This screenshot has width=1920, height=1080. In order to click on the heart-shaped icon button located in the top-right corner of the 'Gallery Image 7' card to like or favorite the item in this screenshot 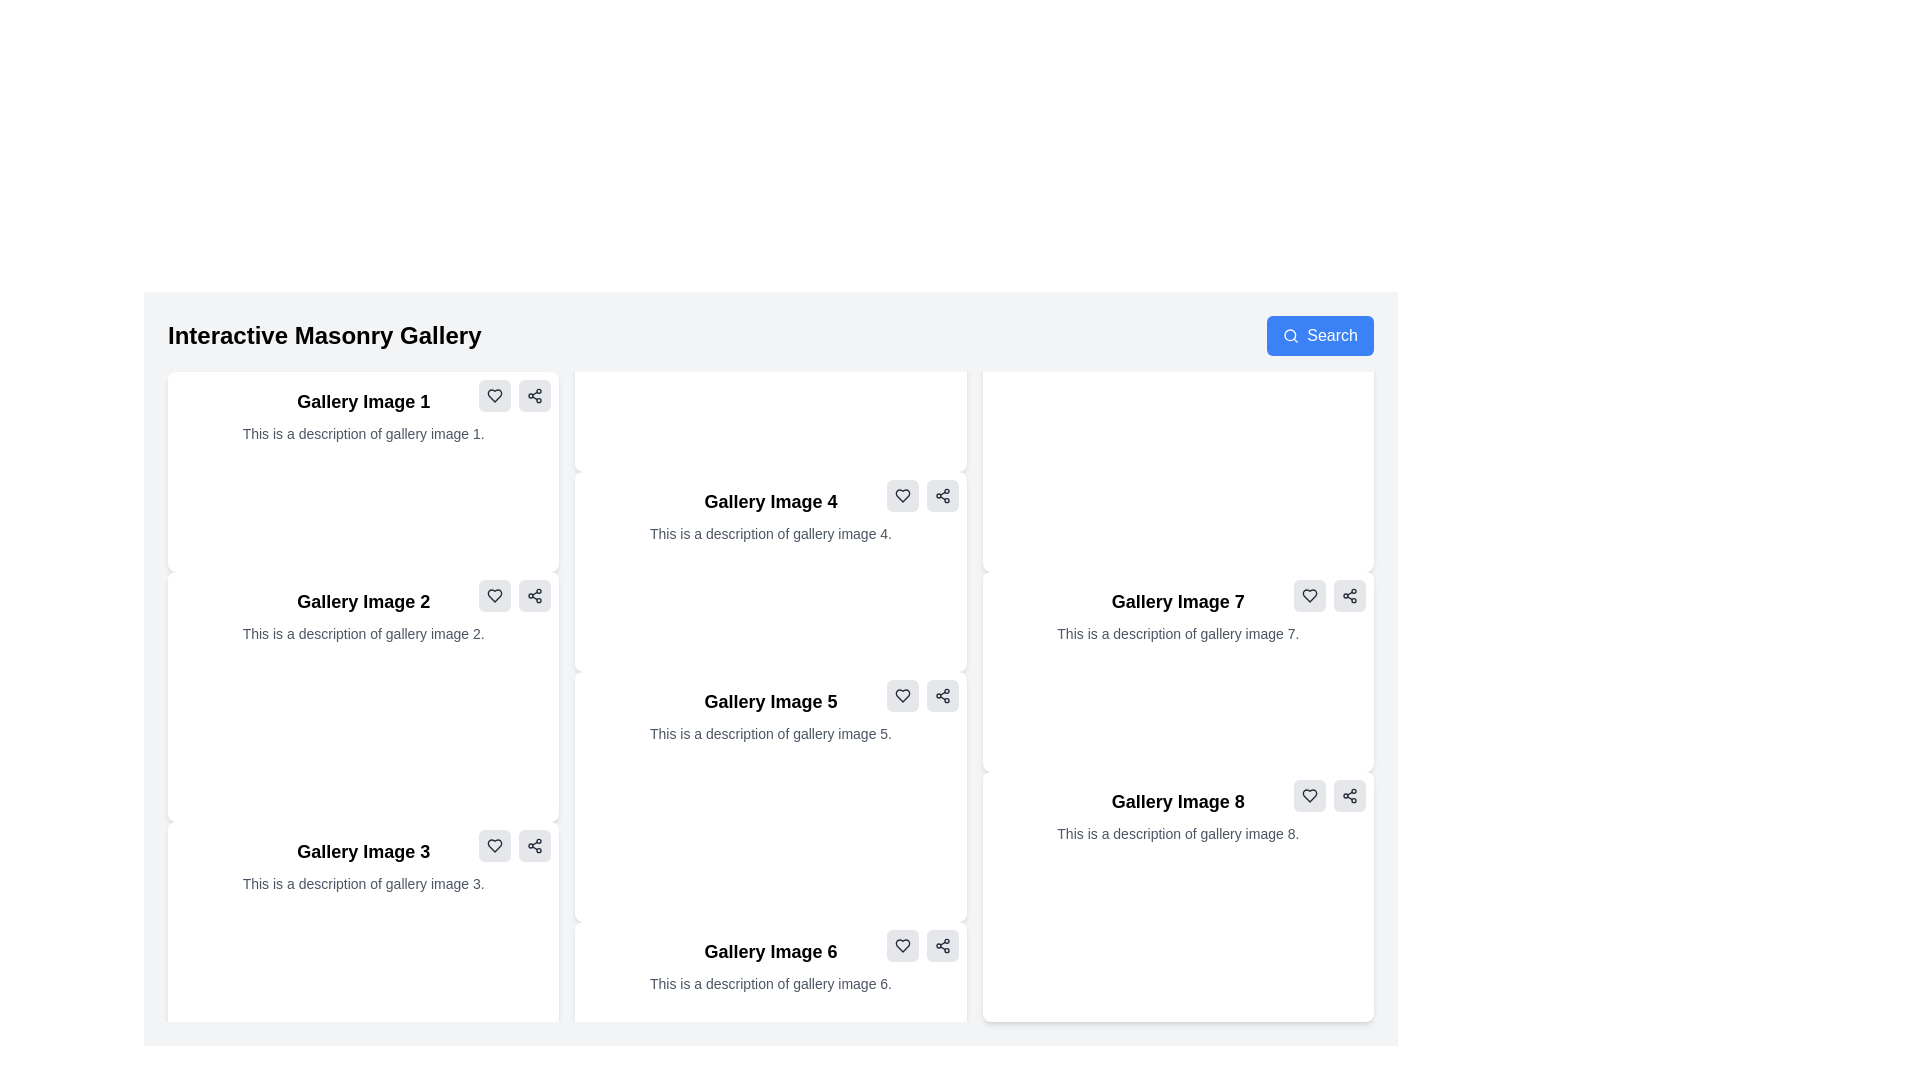, I will do `click(1310, 595)`.